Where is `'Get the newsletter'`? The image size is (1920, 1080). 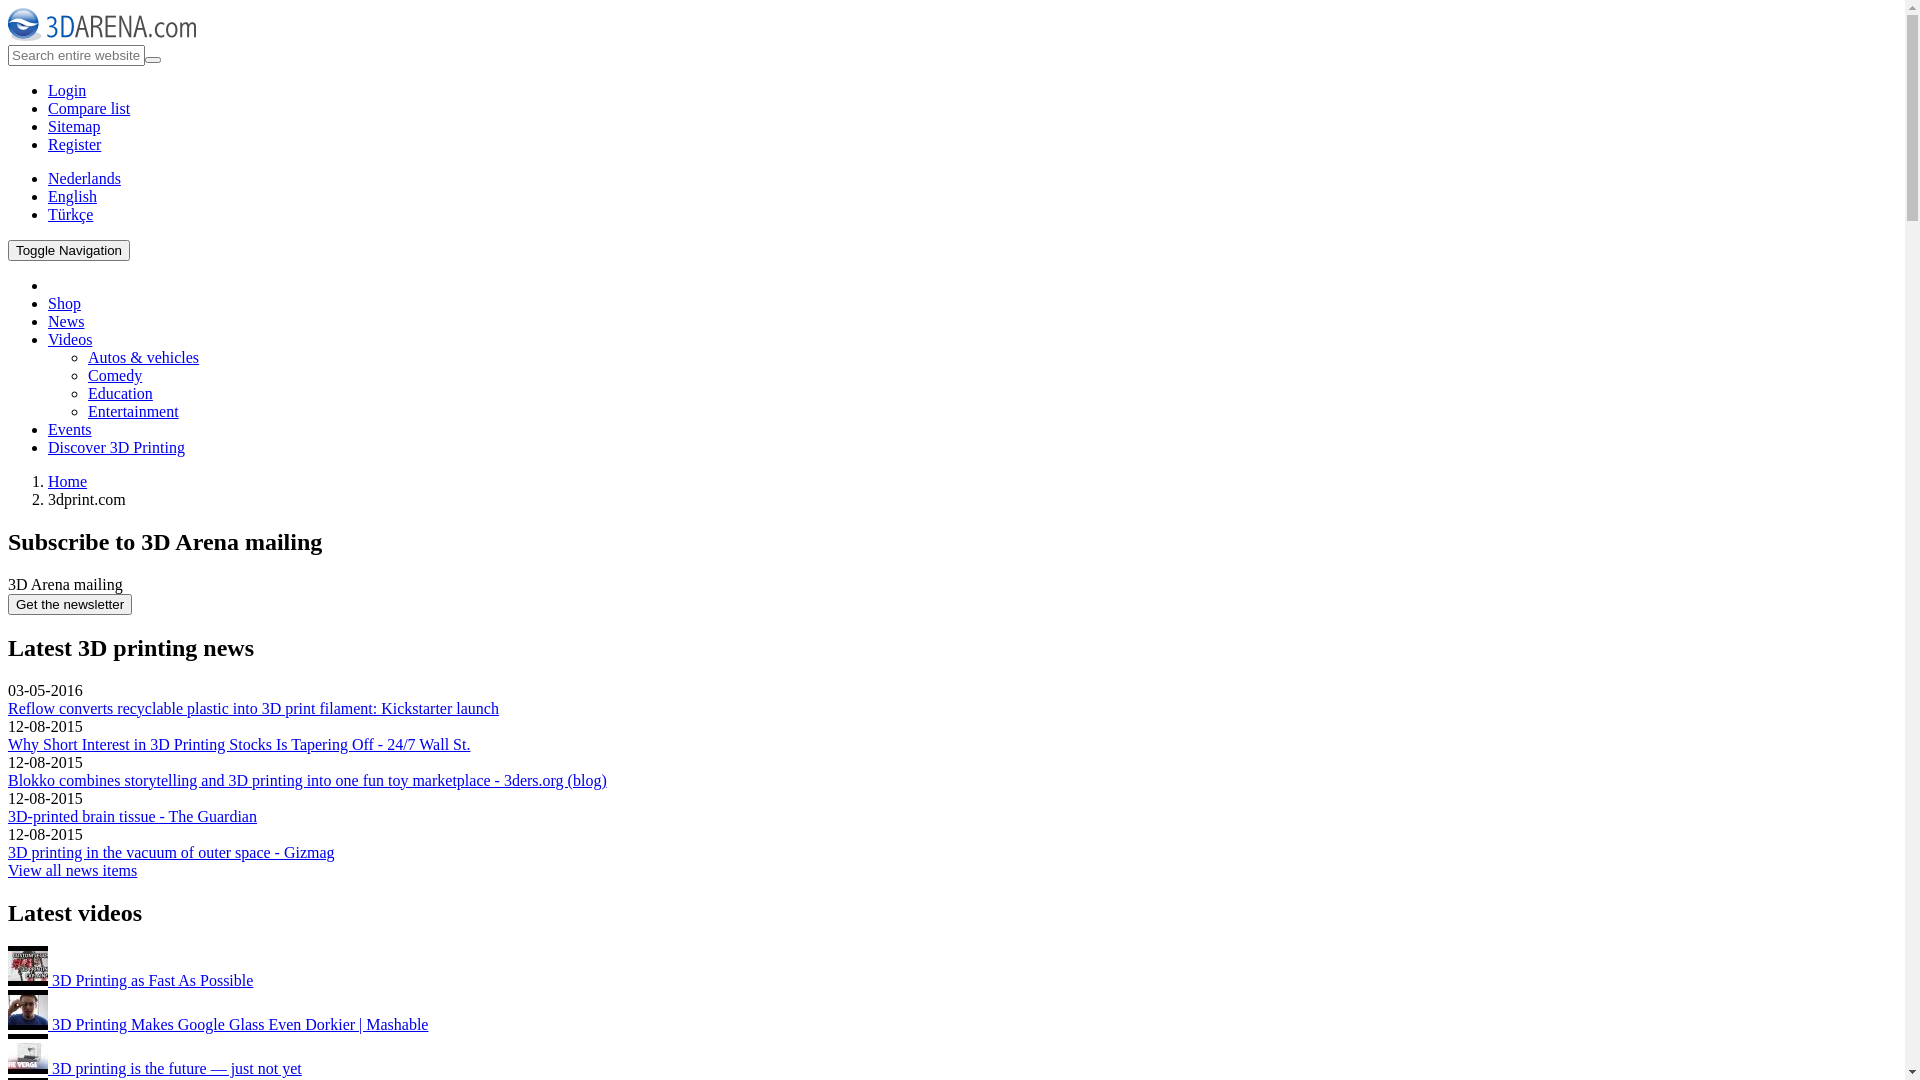
'Get the newsletter' is located at coordinates (70, 603).